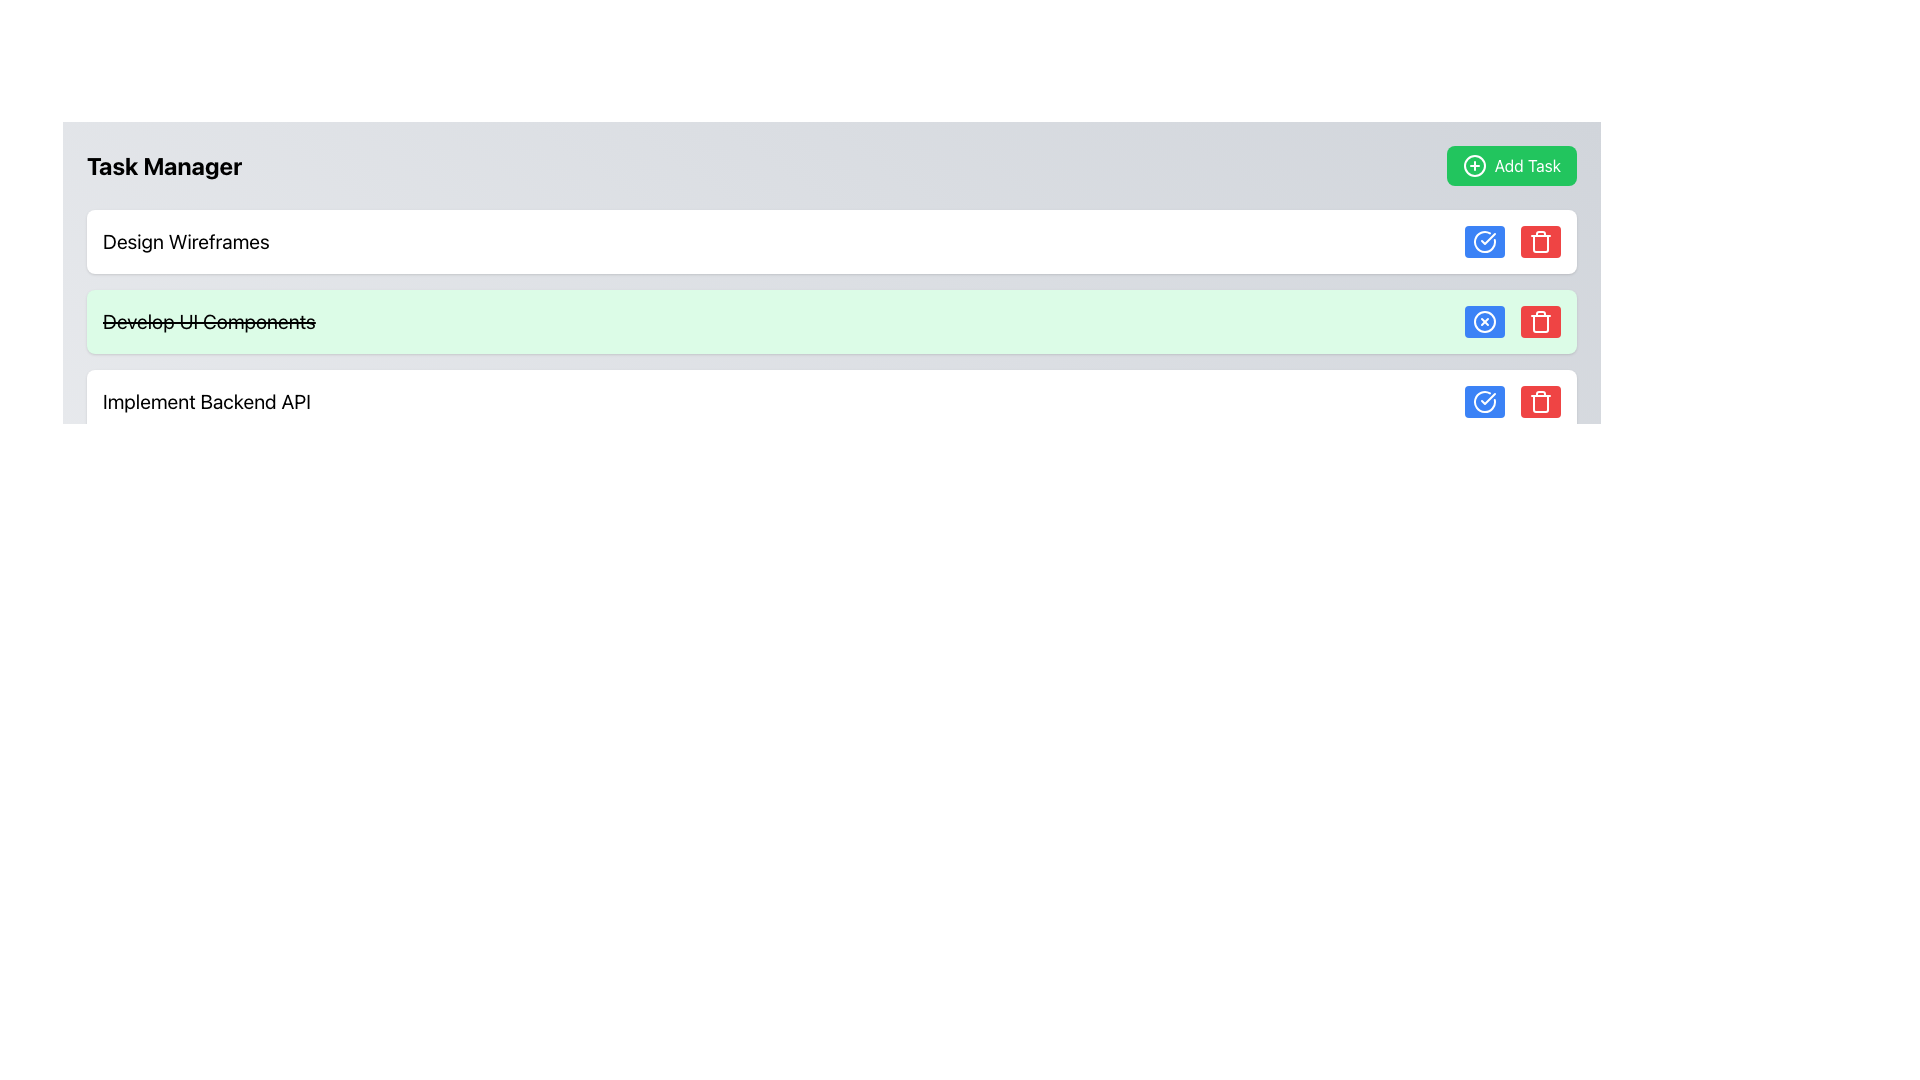  What do you see at coordinates (1484, 320) in the screenshot?
I see `the close button located next to the 'Develop UI Components' text` at bounding box center [1484, 320].